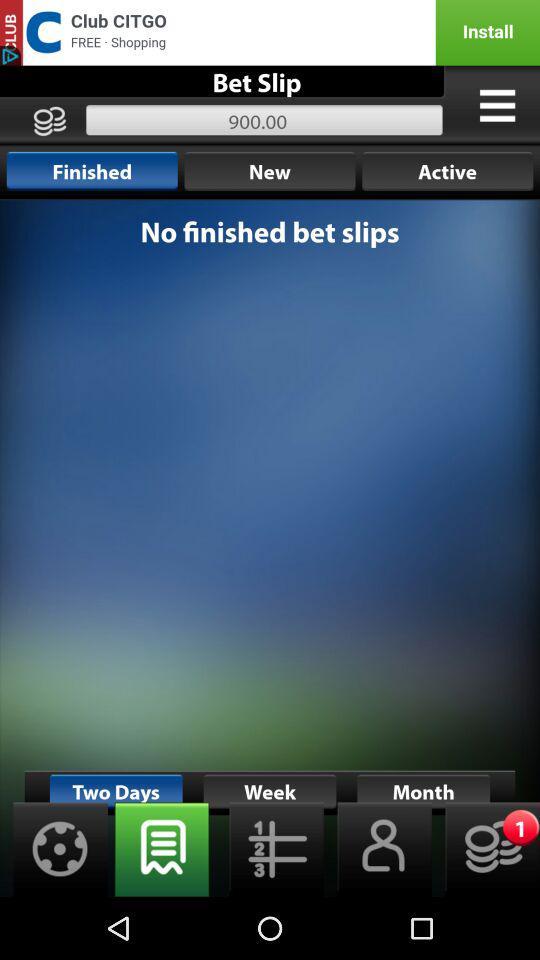 The height and width of the screenshot is (960, 540). What do you see at coordinates (496, 105) in the screenshot?
I see `open menu` at bounding box center [496, 105].